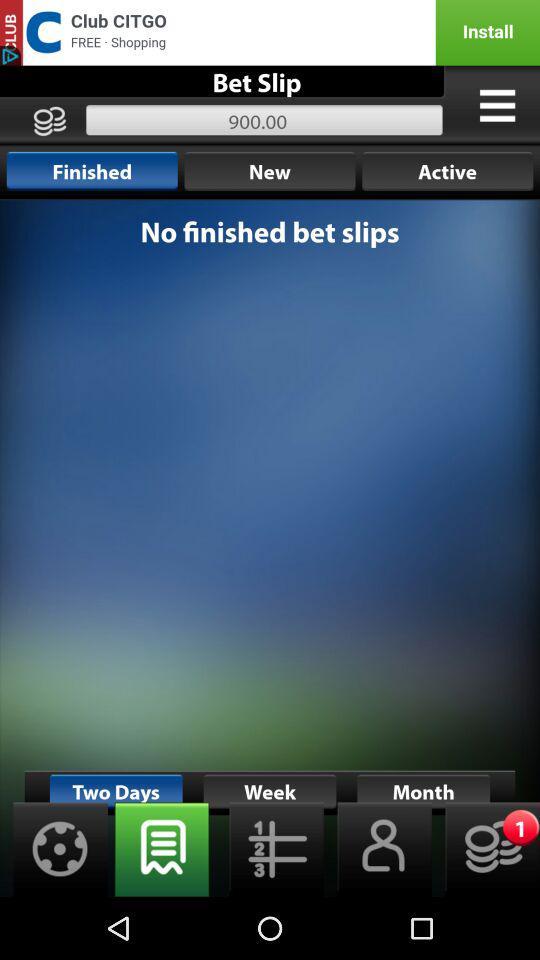 The height and width of the screenshot is (960, 540). What do you see at coordinates (496, 105) in the screenshot?
I see `open menu` at bounding box center [496, 105].